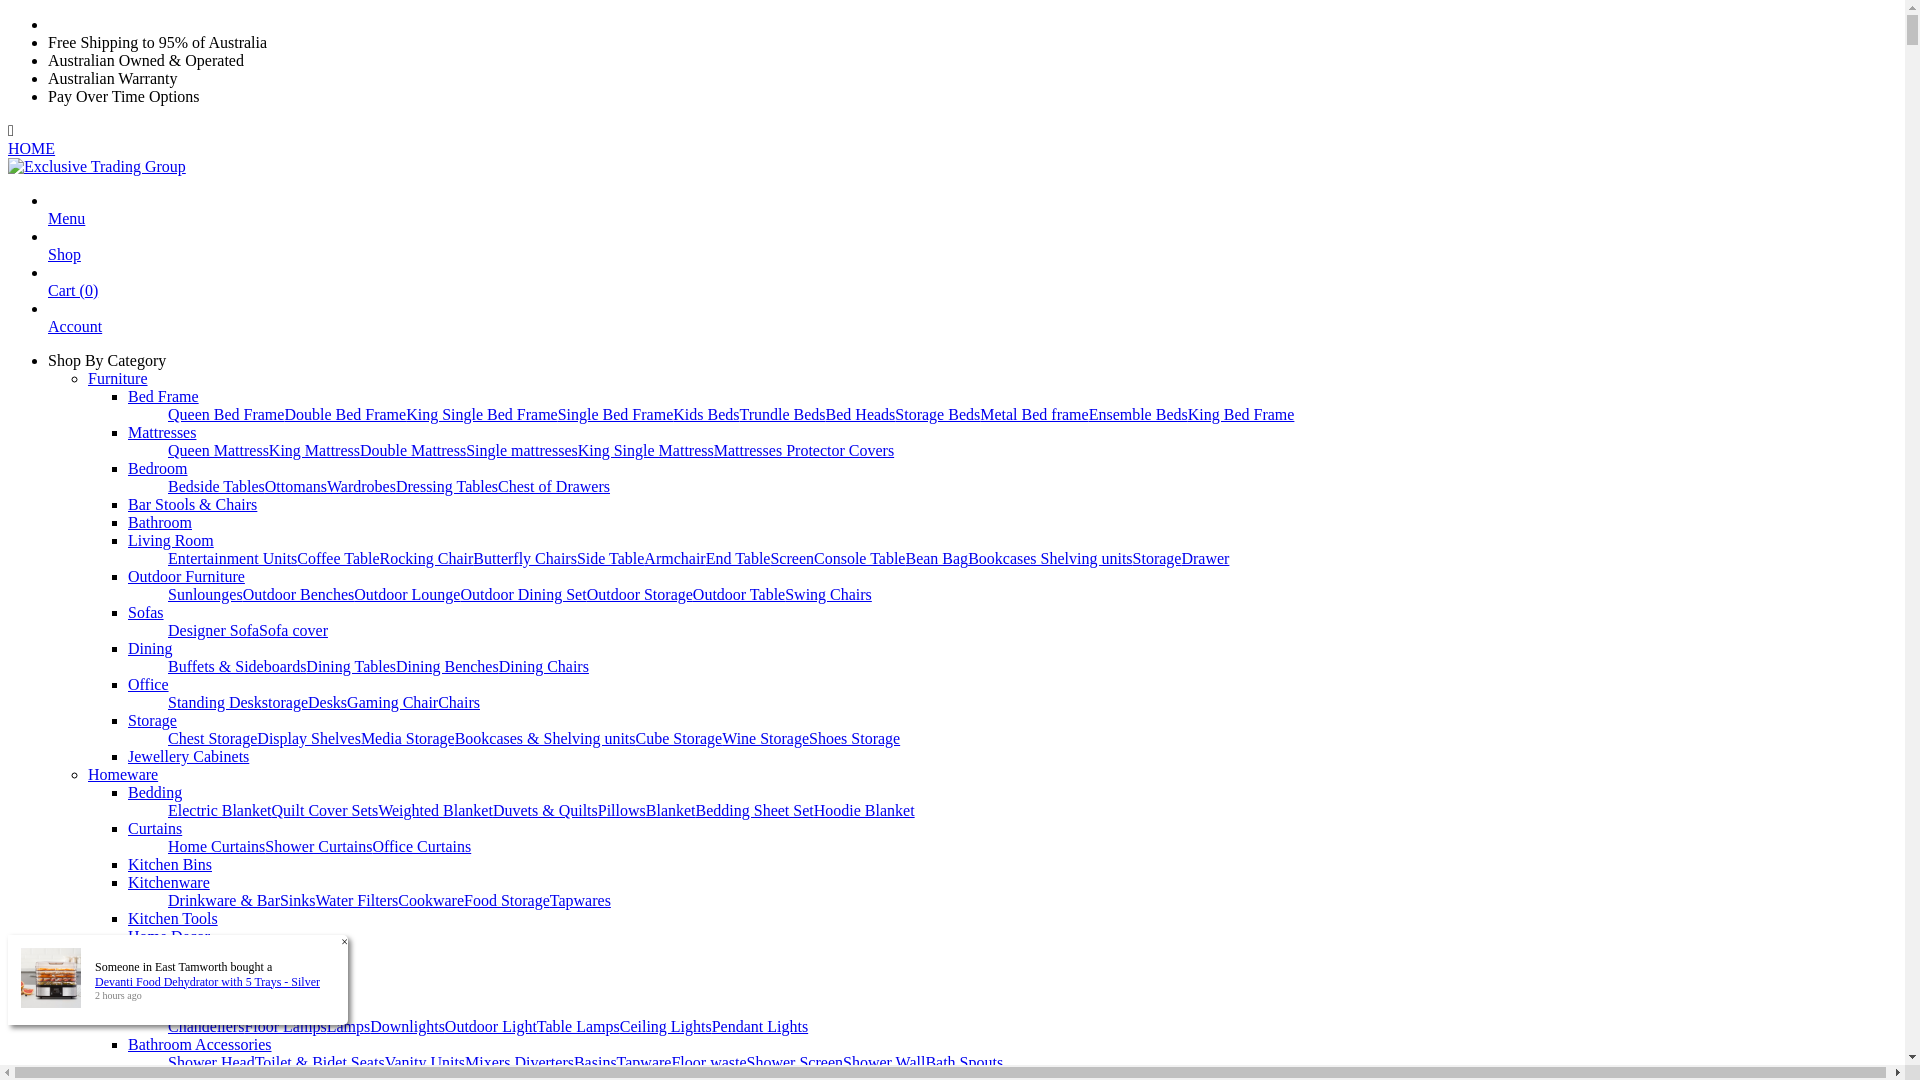  What do you see at coordinates (205, 593) in the screenshot?
I see `'Sunlounges'` at bounding box center [205, 593].